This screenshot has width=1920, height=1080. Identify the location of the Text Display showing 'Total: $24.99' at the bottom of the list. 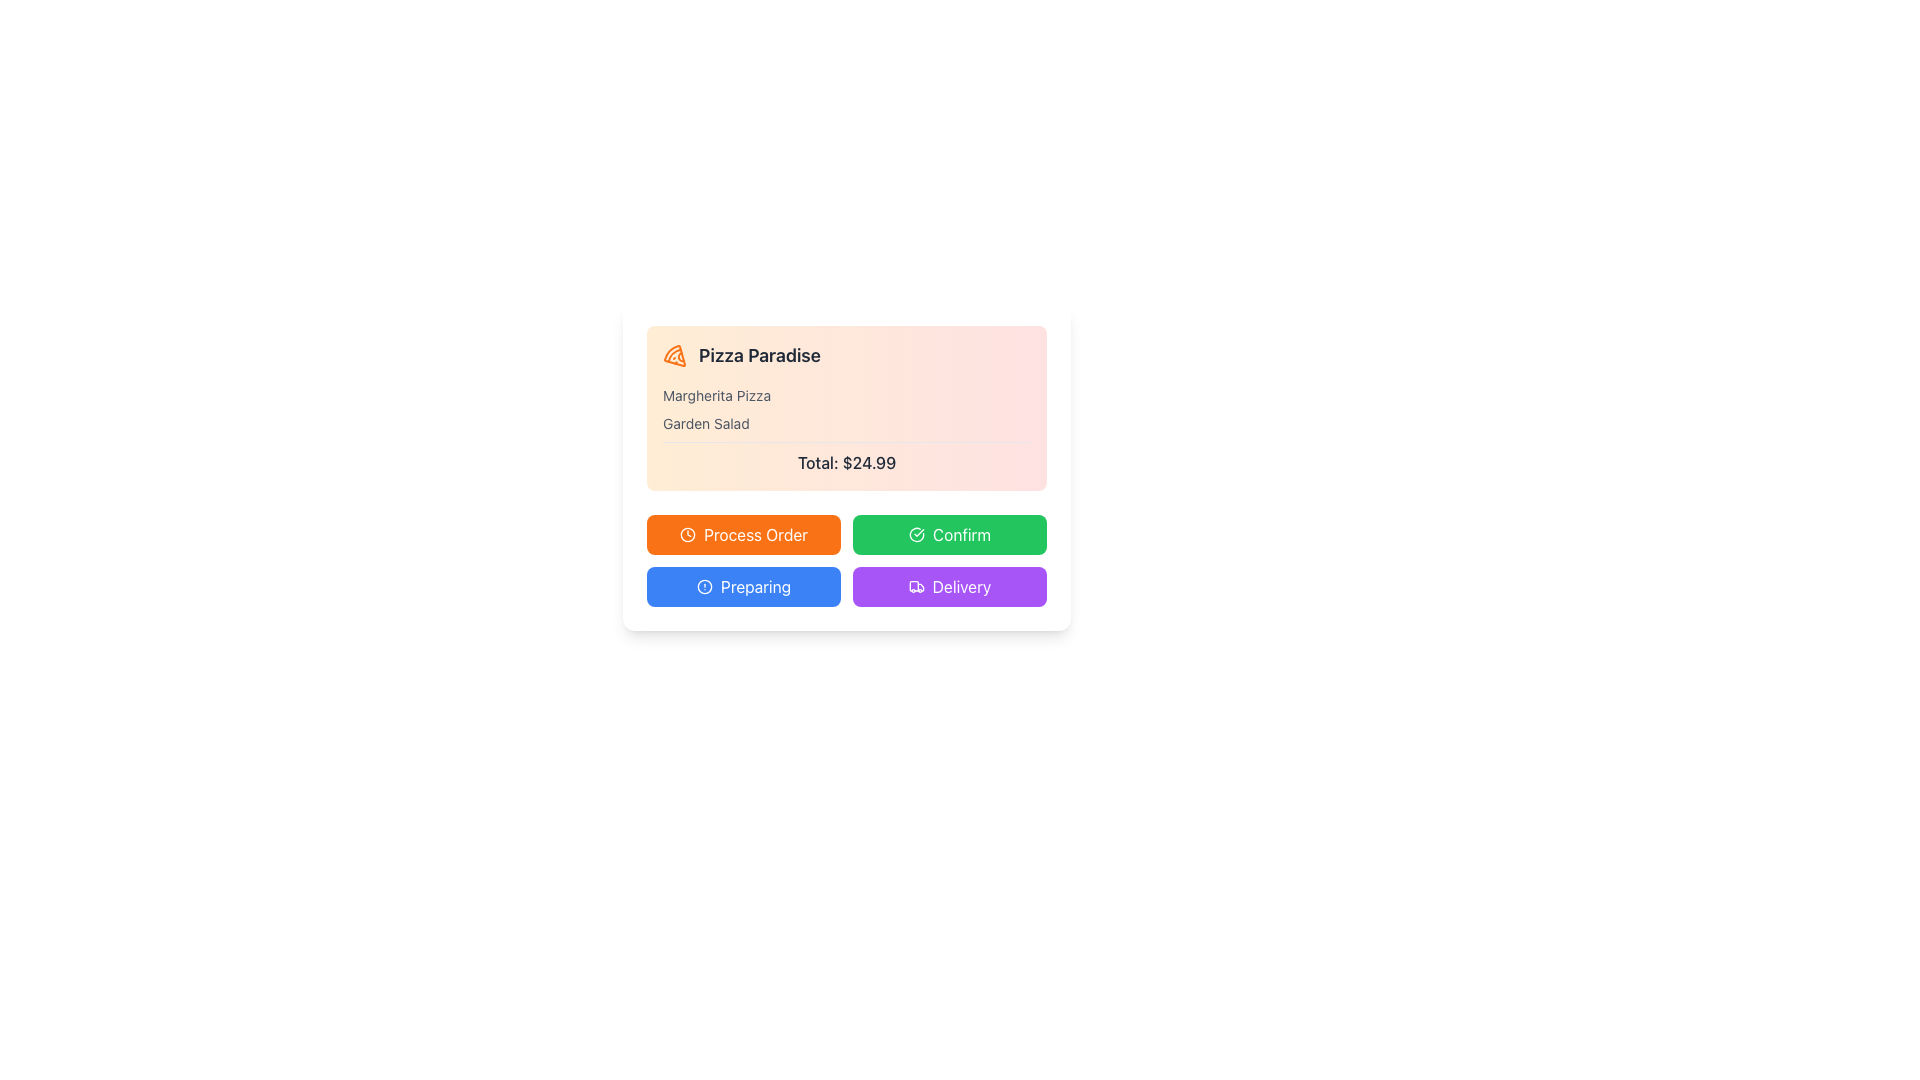
(846, 458).